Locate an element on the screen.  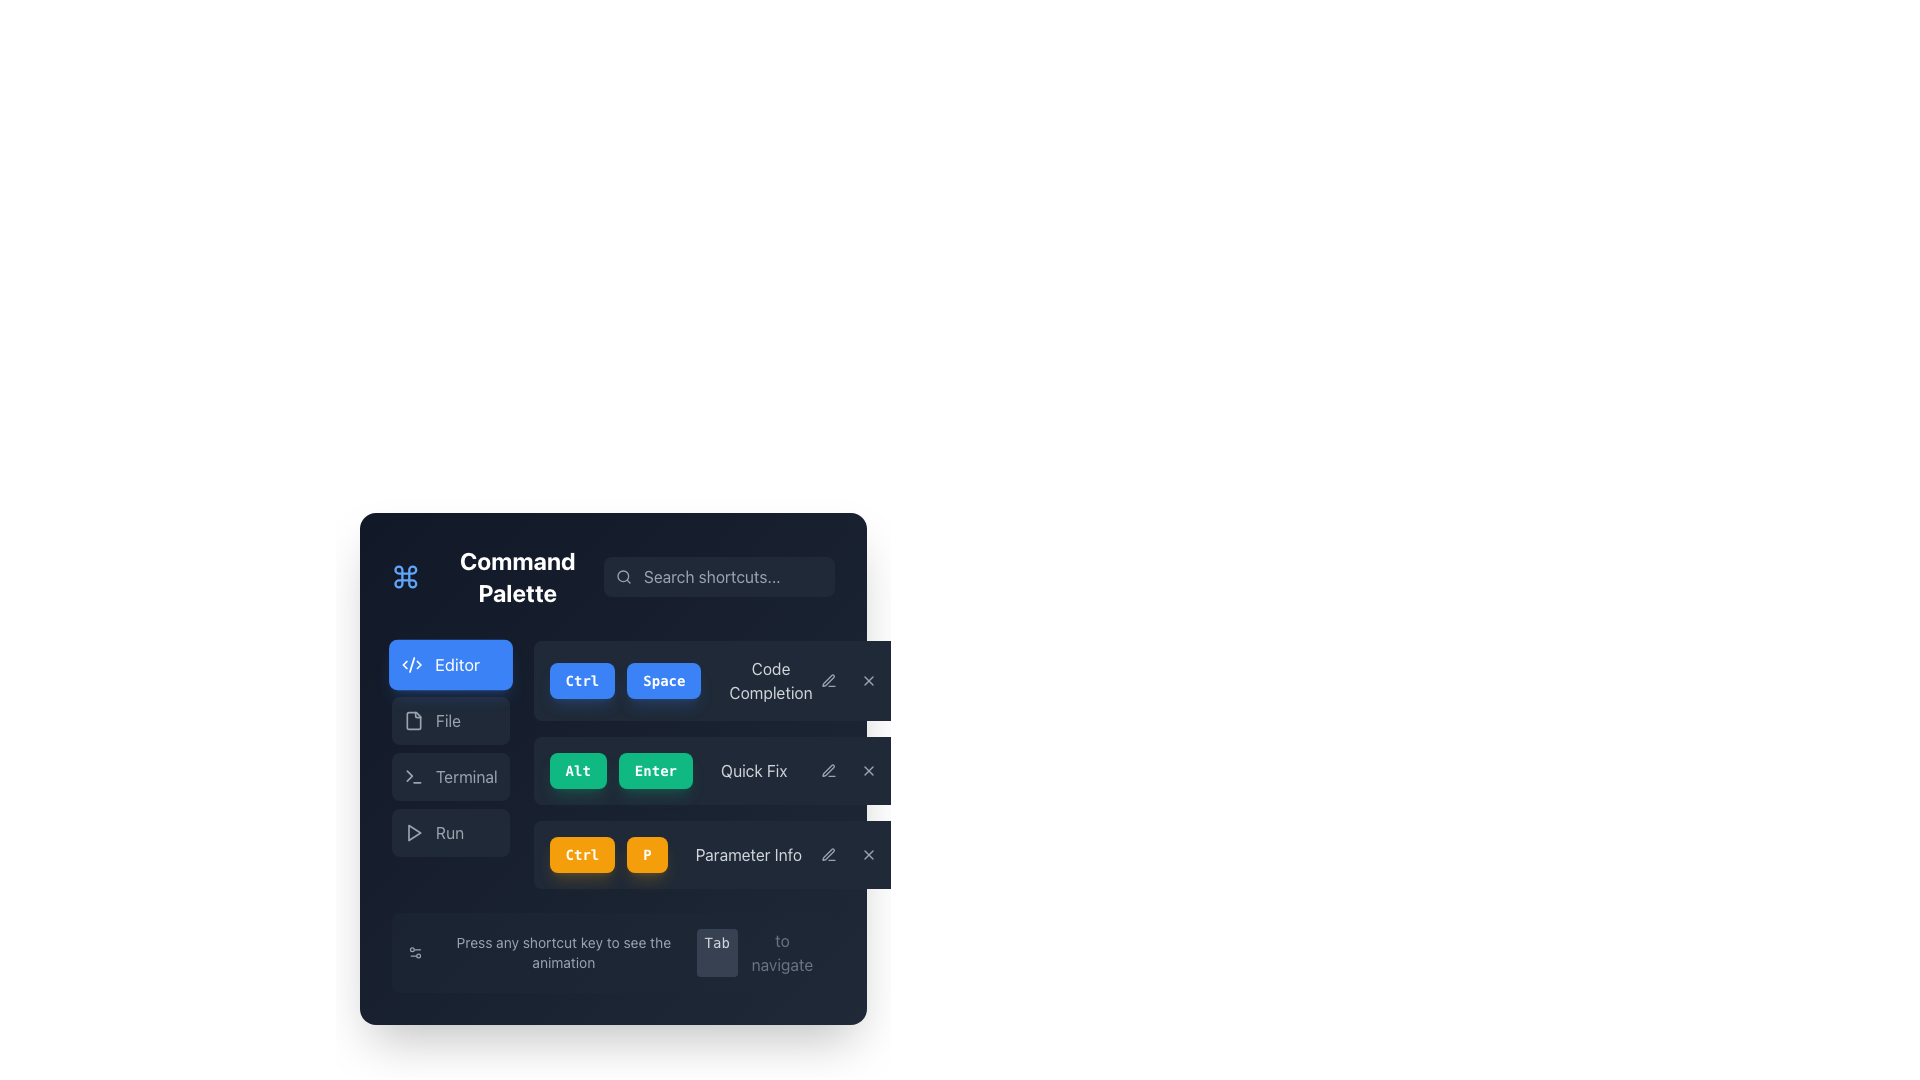
the play icon component is located at coordinates (413, 833).